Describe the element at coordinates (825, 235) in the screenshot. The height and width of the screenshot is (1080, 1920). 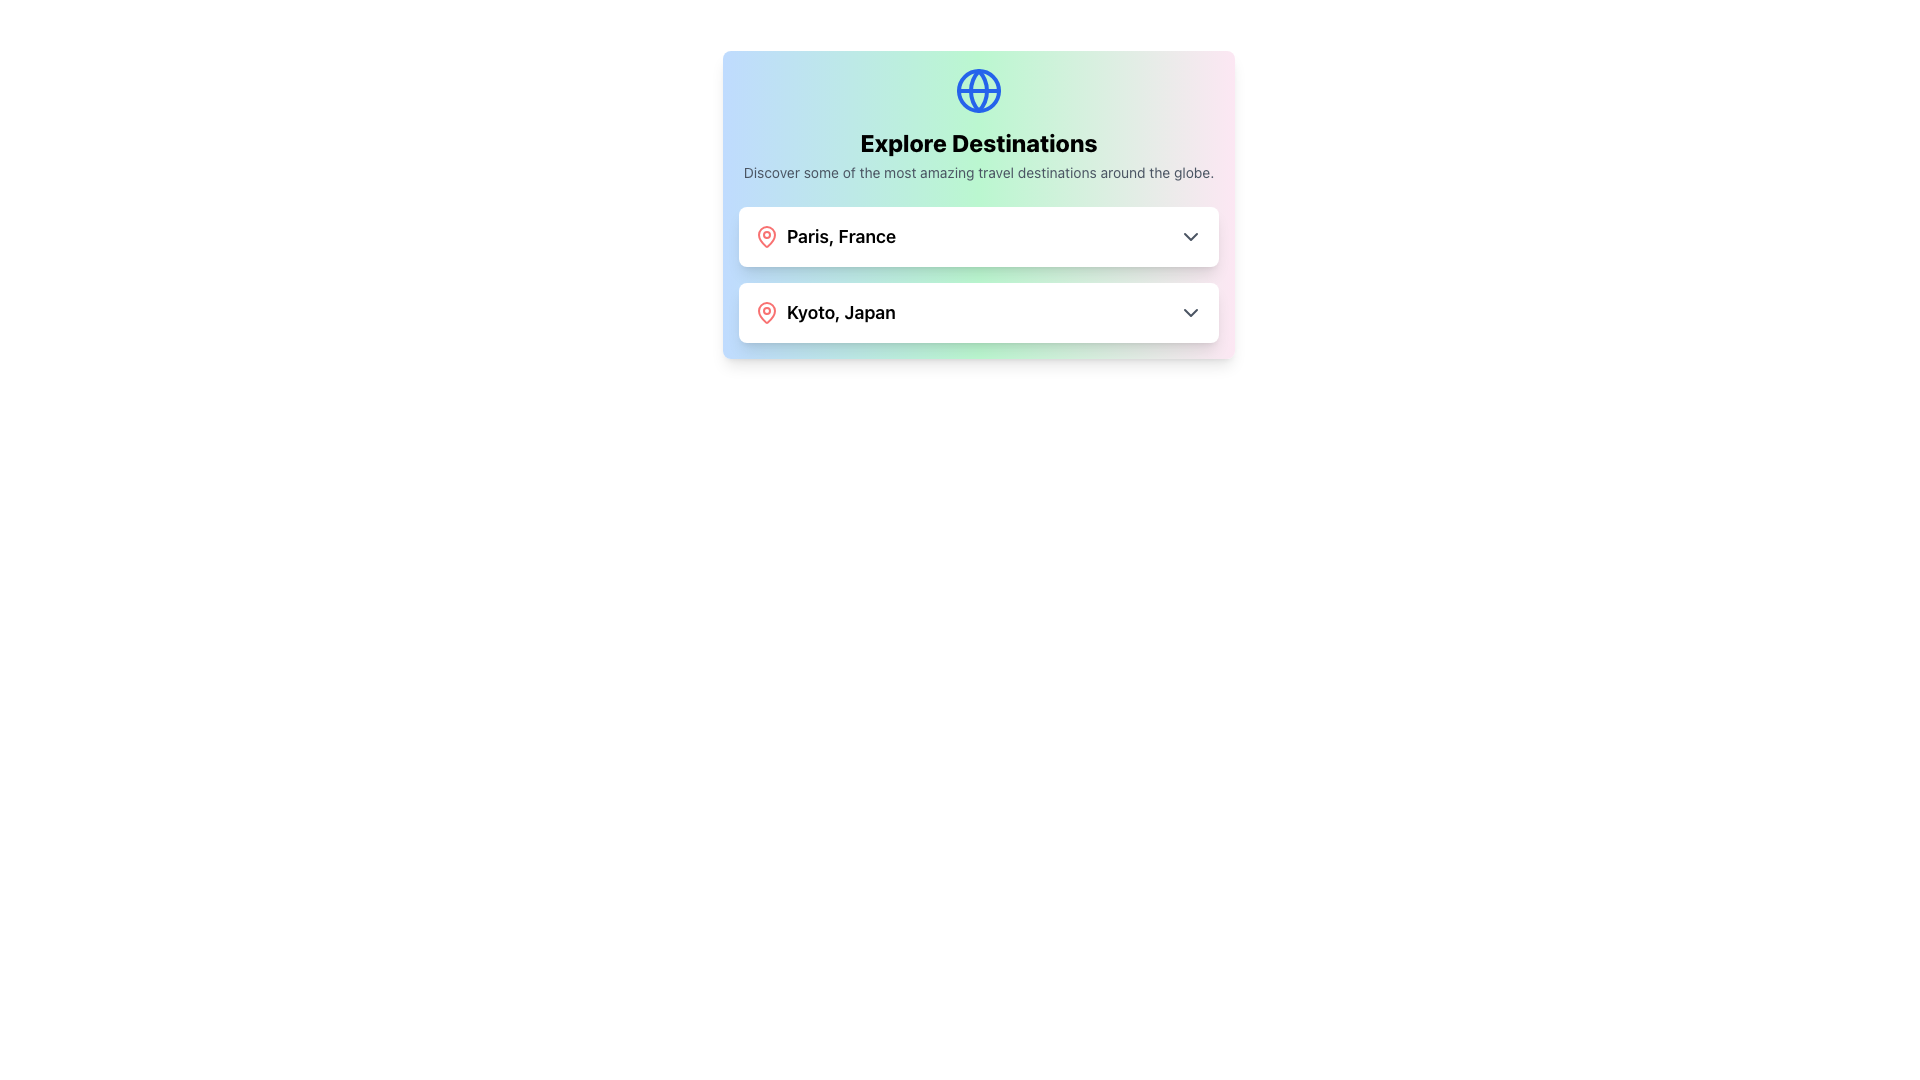
I see `the informational label indicating a travel destination, which is the first element in a vertically stacked list under the title 'Explore Destinations'` at that location.